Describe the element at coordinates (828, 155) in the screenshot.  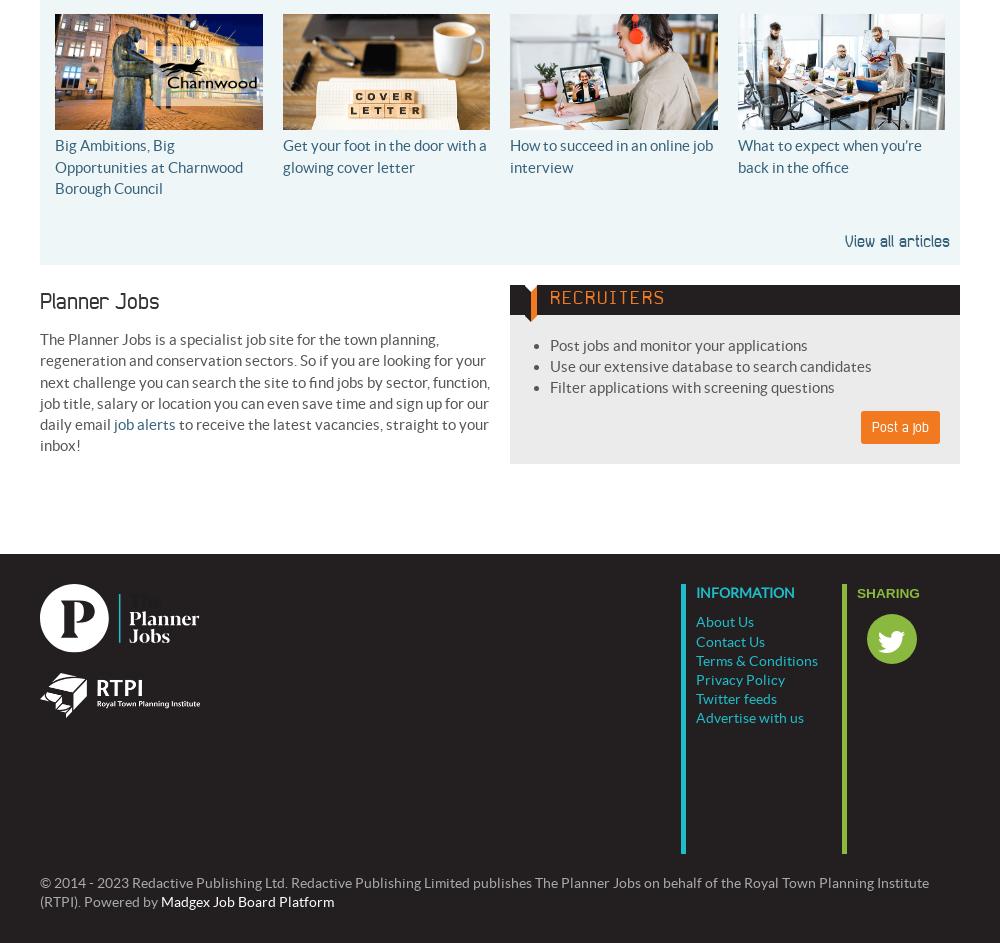
I see `'What to expect when you’re back in the office'` at that location.